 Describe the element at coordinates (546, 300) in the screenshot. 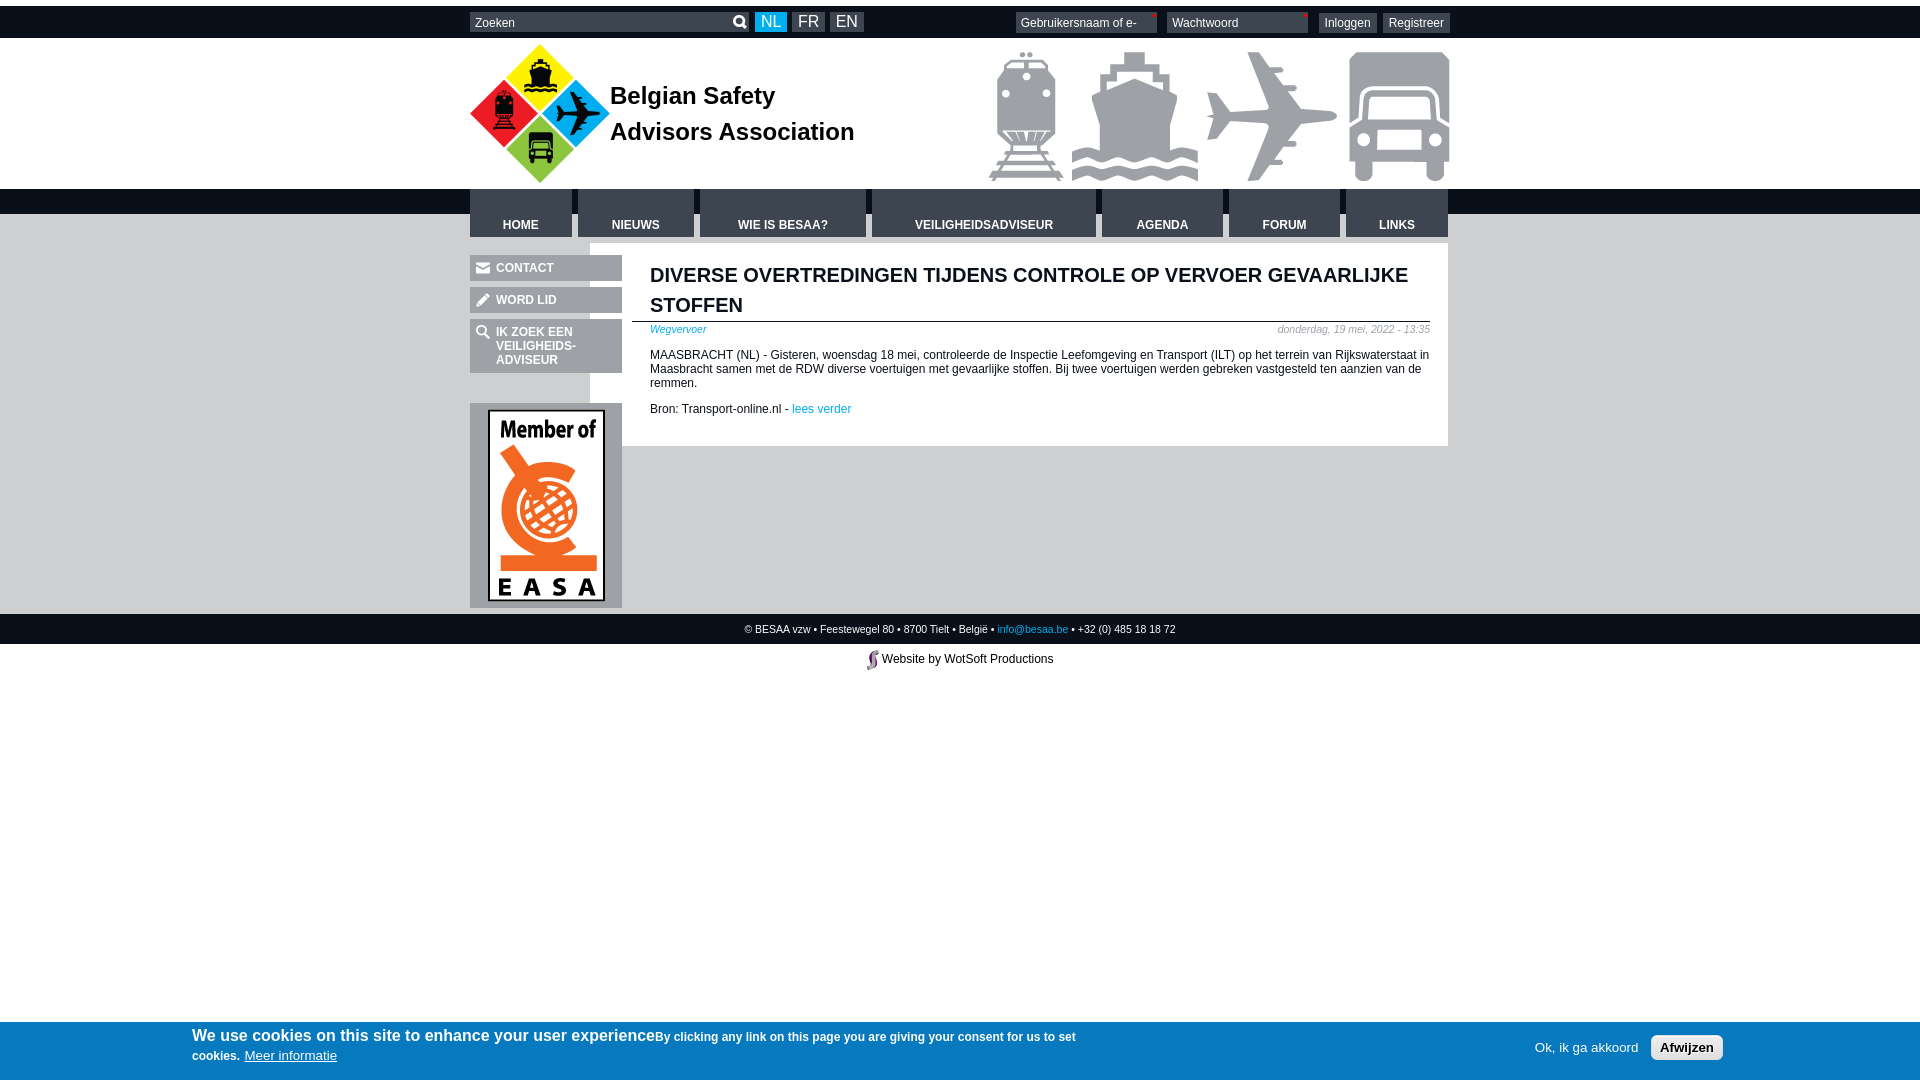

I see `'WORD LID'` at that location.